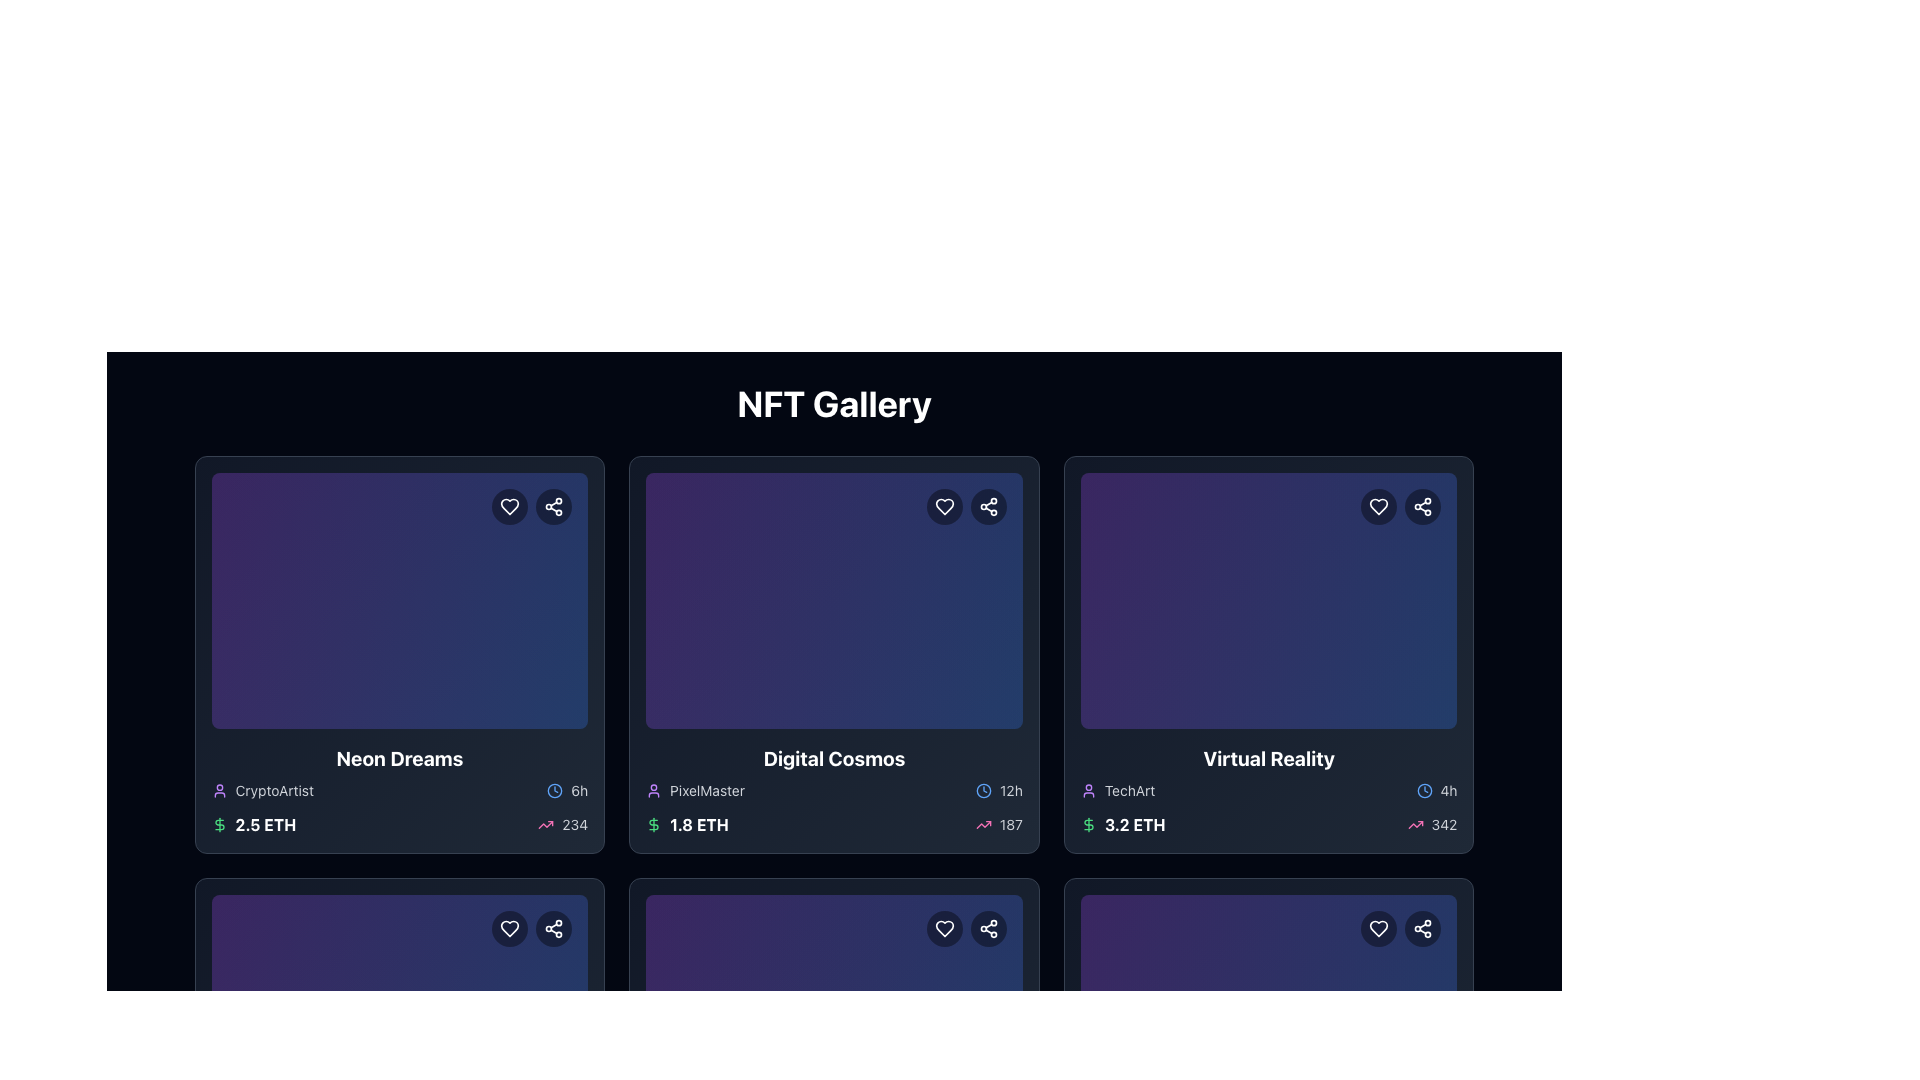 This screenshot has height=1080, width=1920. What do you see at coordinates (1414, 825) in the screenshot?
I see `the trend indicator icon located in the bottom right corner of the third card in the top row, which is adjacent to the numeric indicator '342'` at bounding box center [1414, 825].